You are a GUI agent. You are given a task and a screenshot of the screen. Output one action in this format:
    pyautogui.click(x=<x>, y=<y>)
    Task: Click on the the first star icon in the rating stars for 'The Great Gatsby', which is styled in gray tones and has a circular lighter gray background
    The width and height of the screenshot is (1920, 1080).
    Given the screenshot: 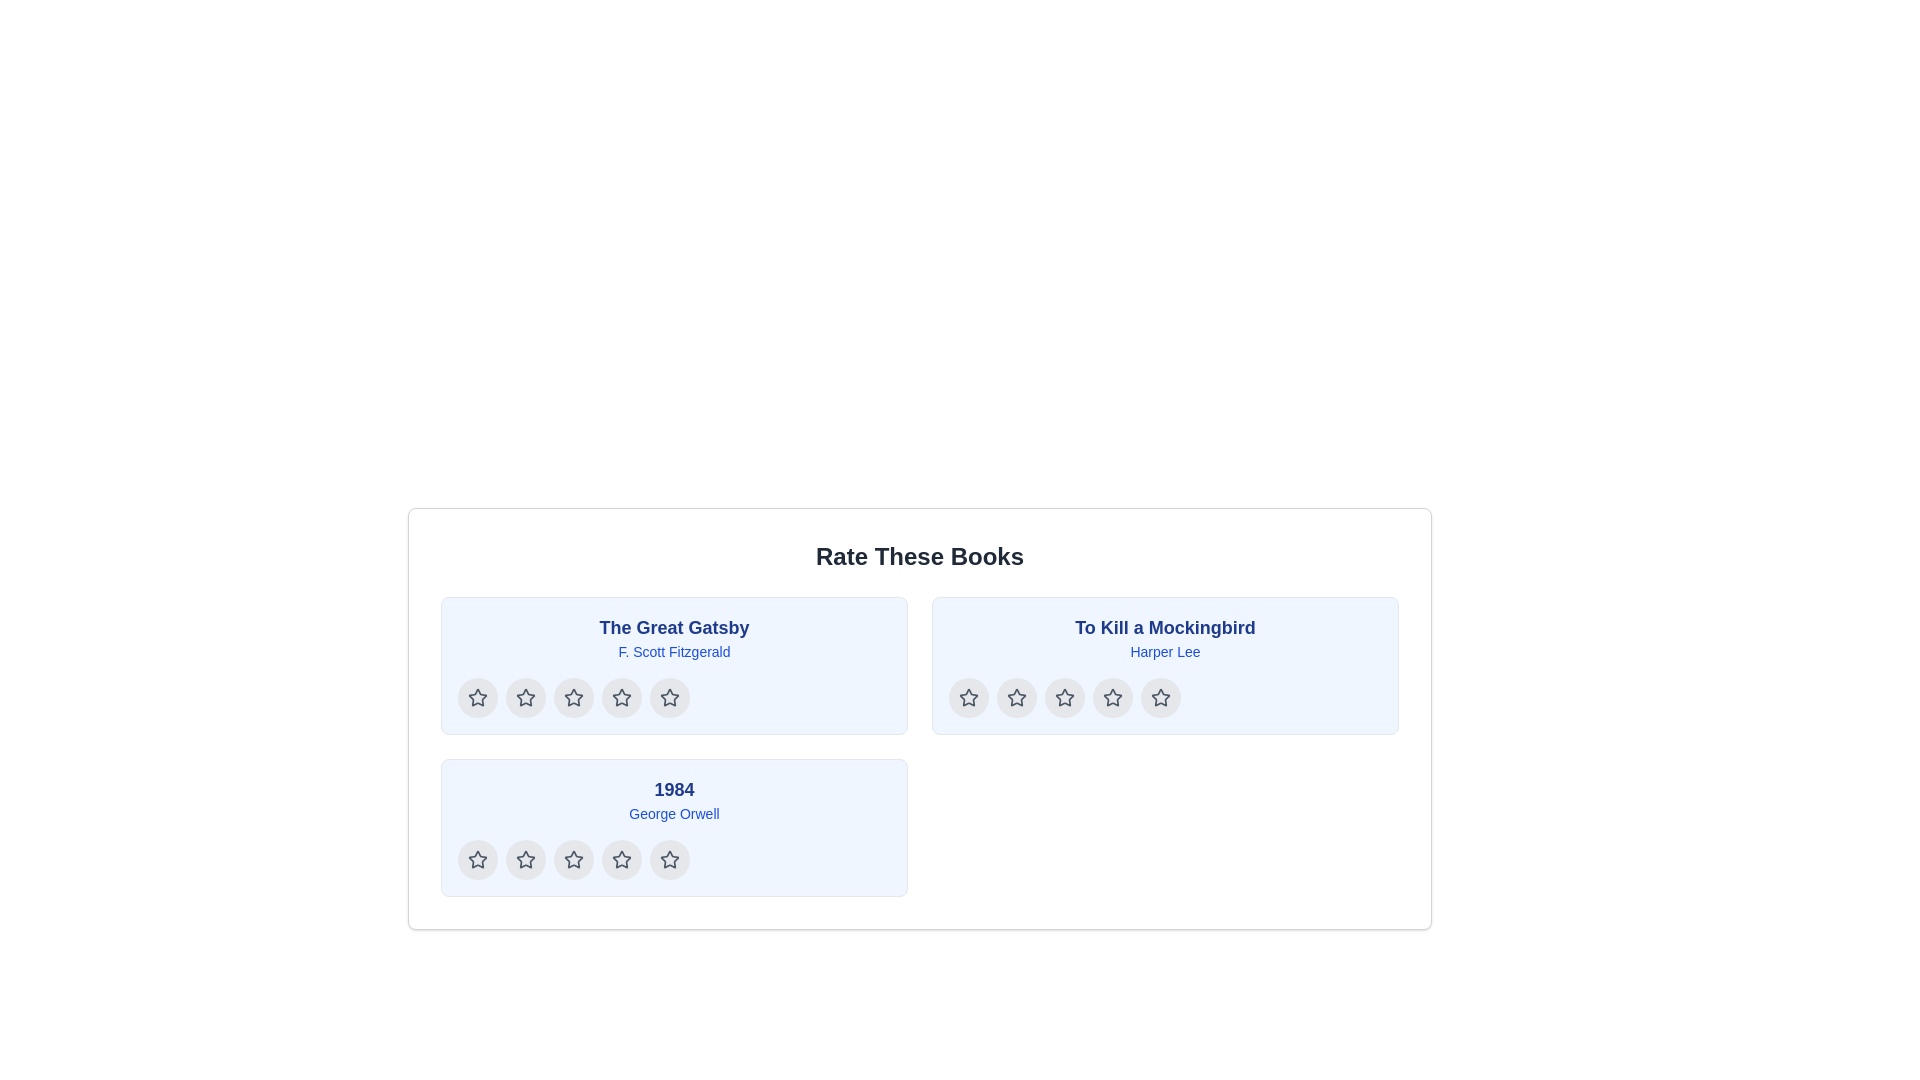 What is the action you would take?
    pyautogui.click(x=477, y=697)
    